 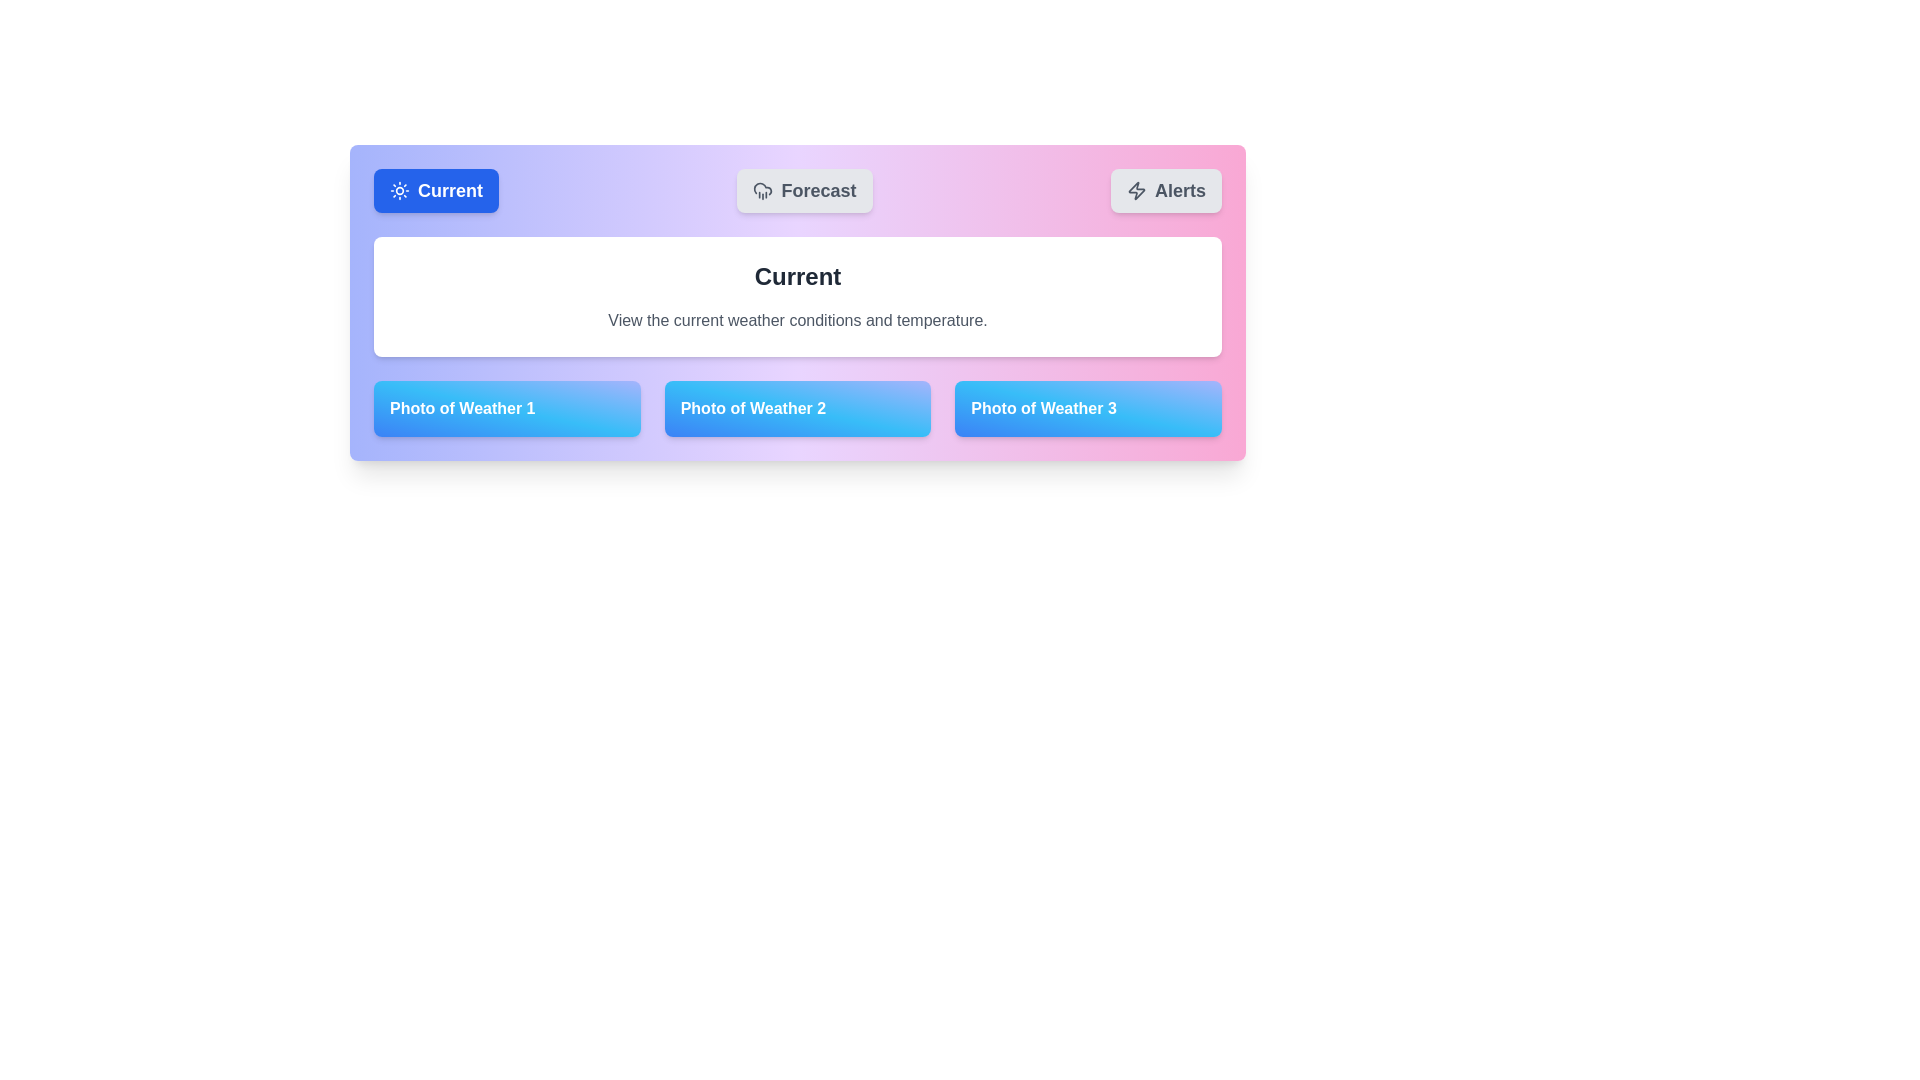 I want to click on the Informative button labeled 'Photo of Weather 2' which is the second button in a row of three, so click(x=796, y=407).